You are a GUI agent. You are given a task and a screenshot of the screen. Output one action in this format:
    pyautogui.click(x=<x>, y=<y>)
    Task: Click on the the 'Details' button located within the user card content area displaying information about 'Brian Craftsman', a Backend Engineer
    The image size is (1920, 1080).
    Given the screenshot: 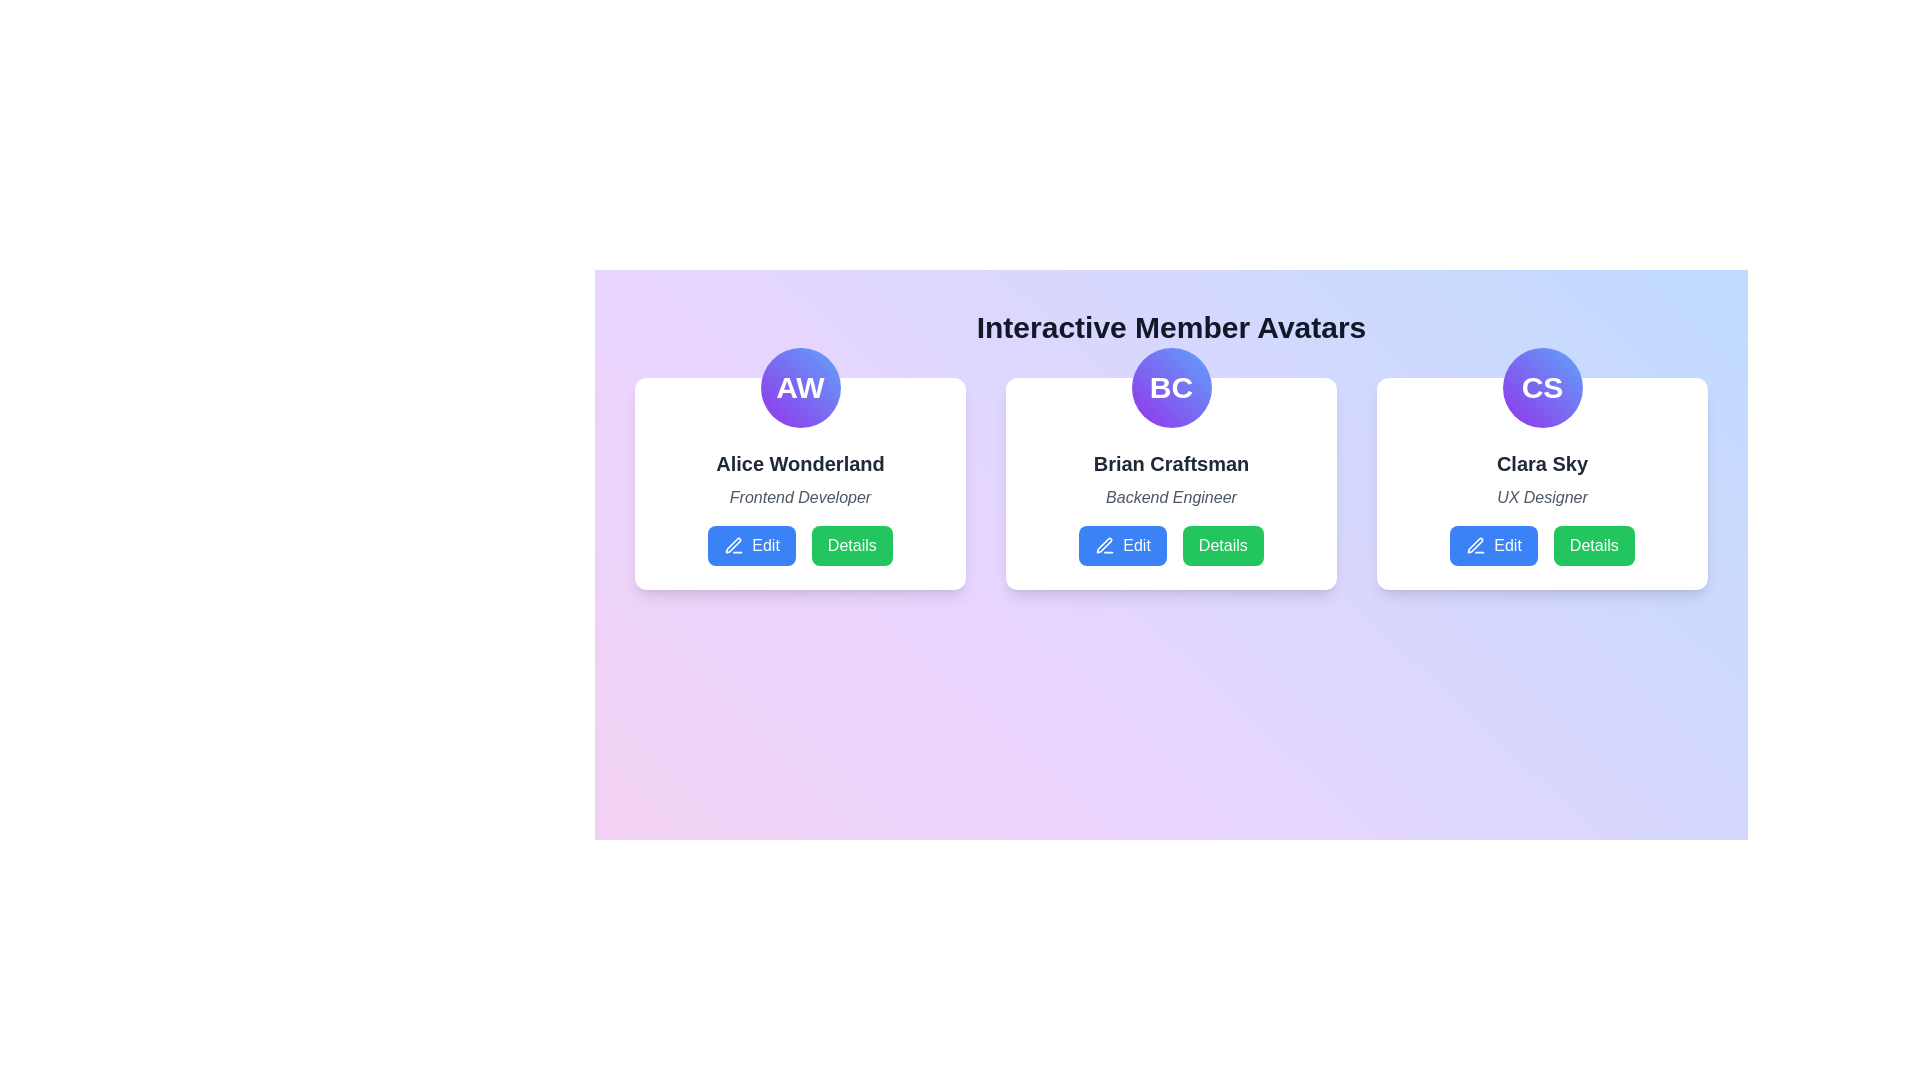 What is the action you would take?
    pyautogui.click(x=1171, y=507)
    